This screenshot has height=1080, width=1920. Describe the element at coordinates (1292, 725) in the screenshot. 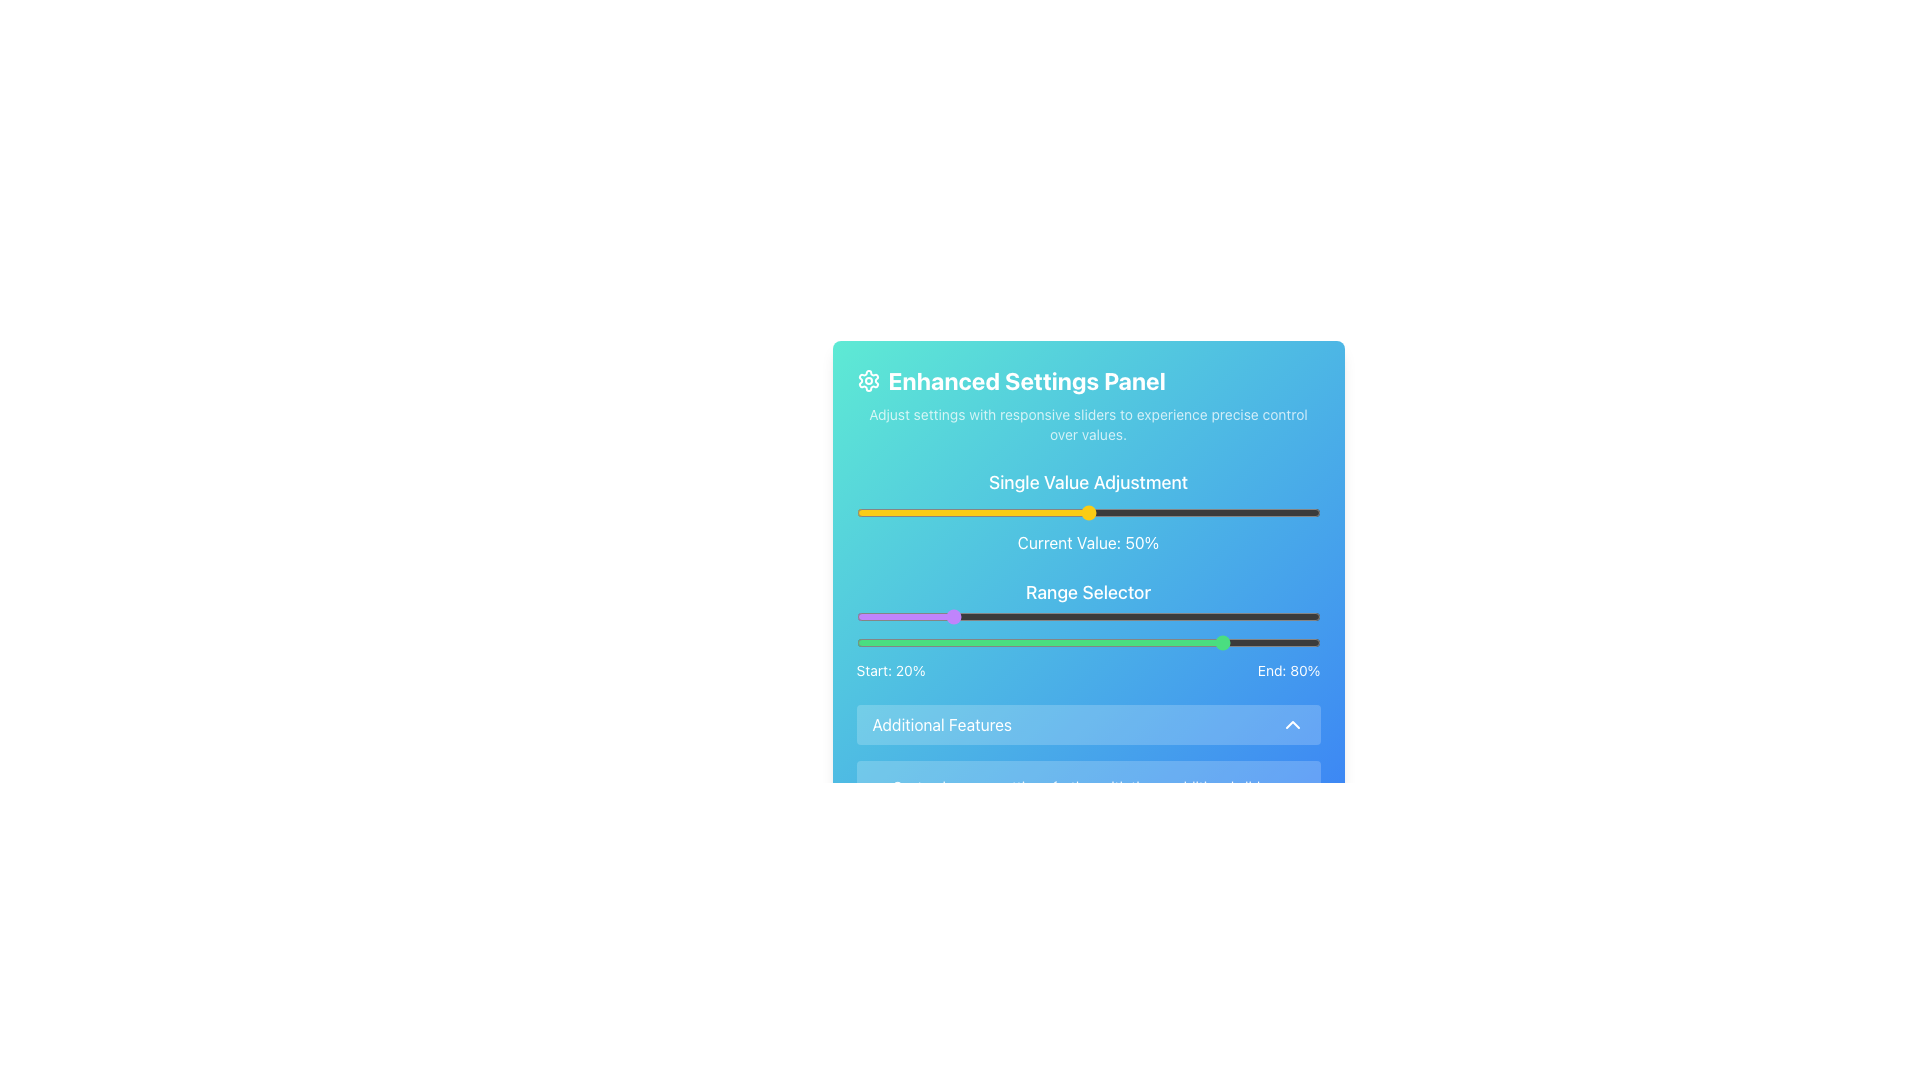

I see `the chevron button located to the right of the 'Additional Features' text` at that location.